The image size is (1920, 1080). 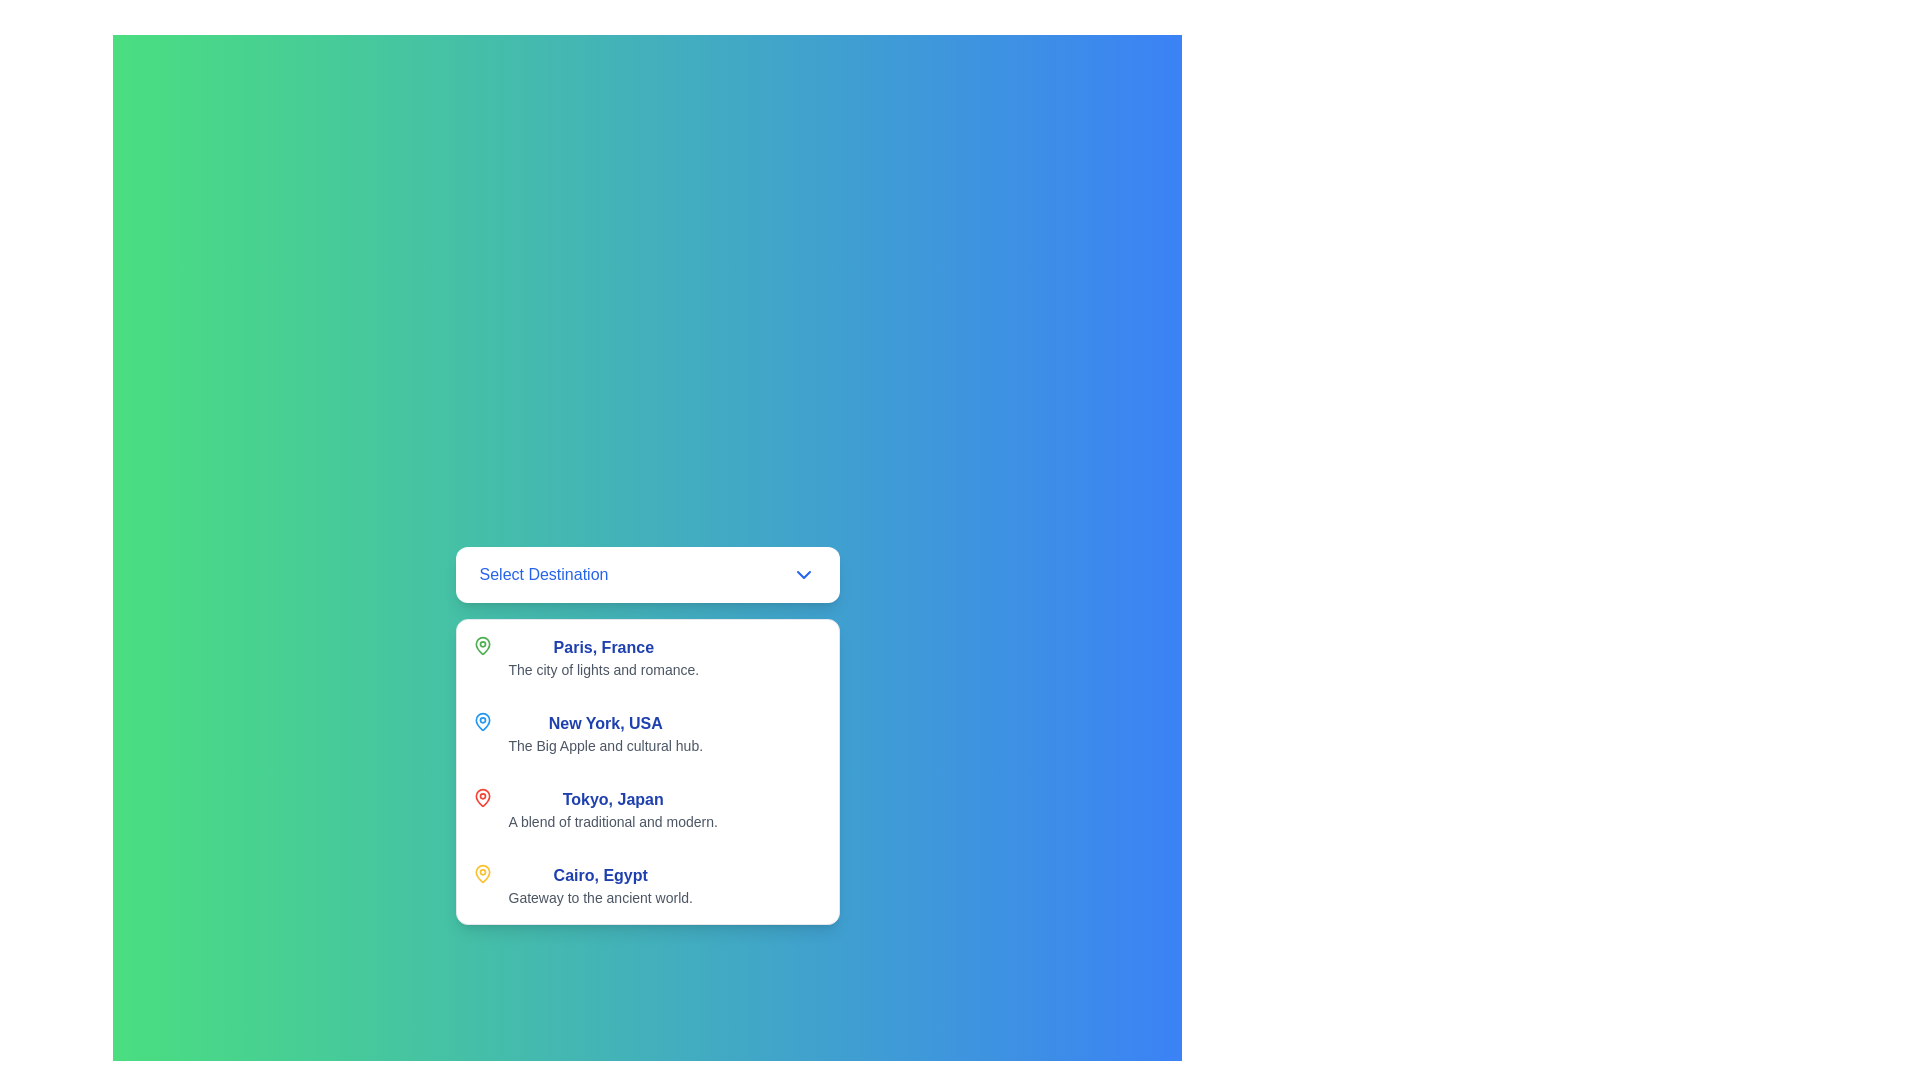 I want to click on the red map pin icon located next to the text 'Tokyo, Japan' in the third row of the option list interface, so click(x=482, y=797).